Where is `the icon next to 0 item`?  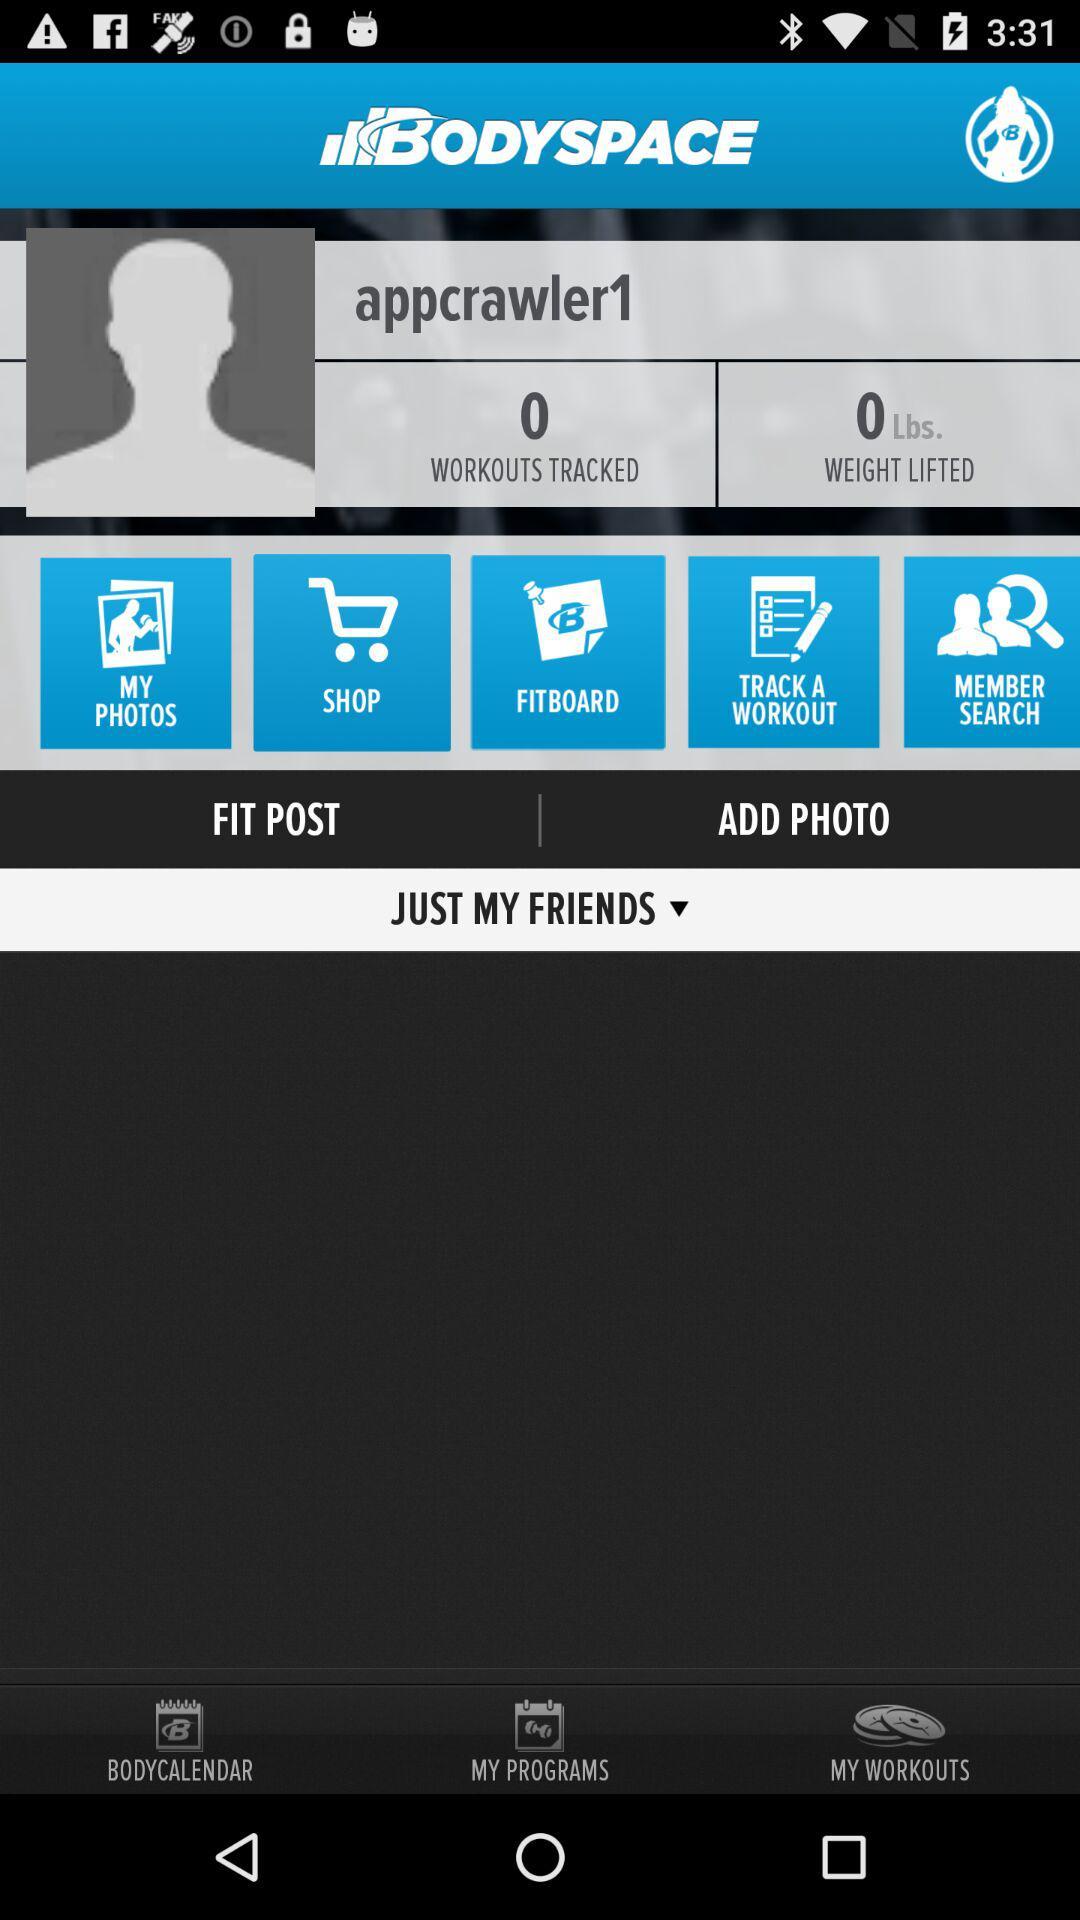 the icon next to 0 item is located at coordinates (917, 426).